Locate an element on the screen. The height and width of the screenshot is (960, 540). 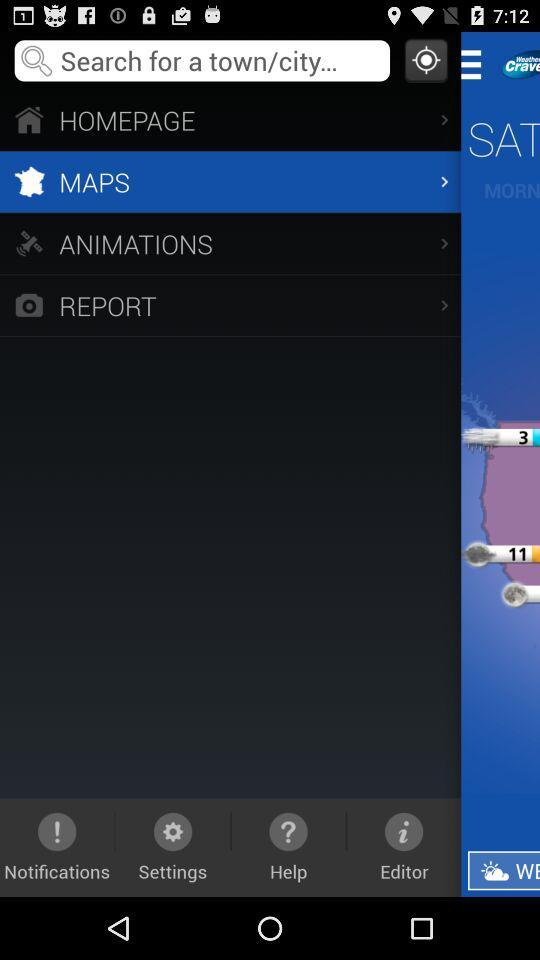
icon below maps icon is located at coordinates (229, 242).